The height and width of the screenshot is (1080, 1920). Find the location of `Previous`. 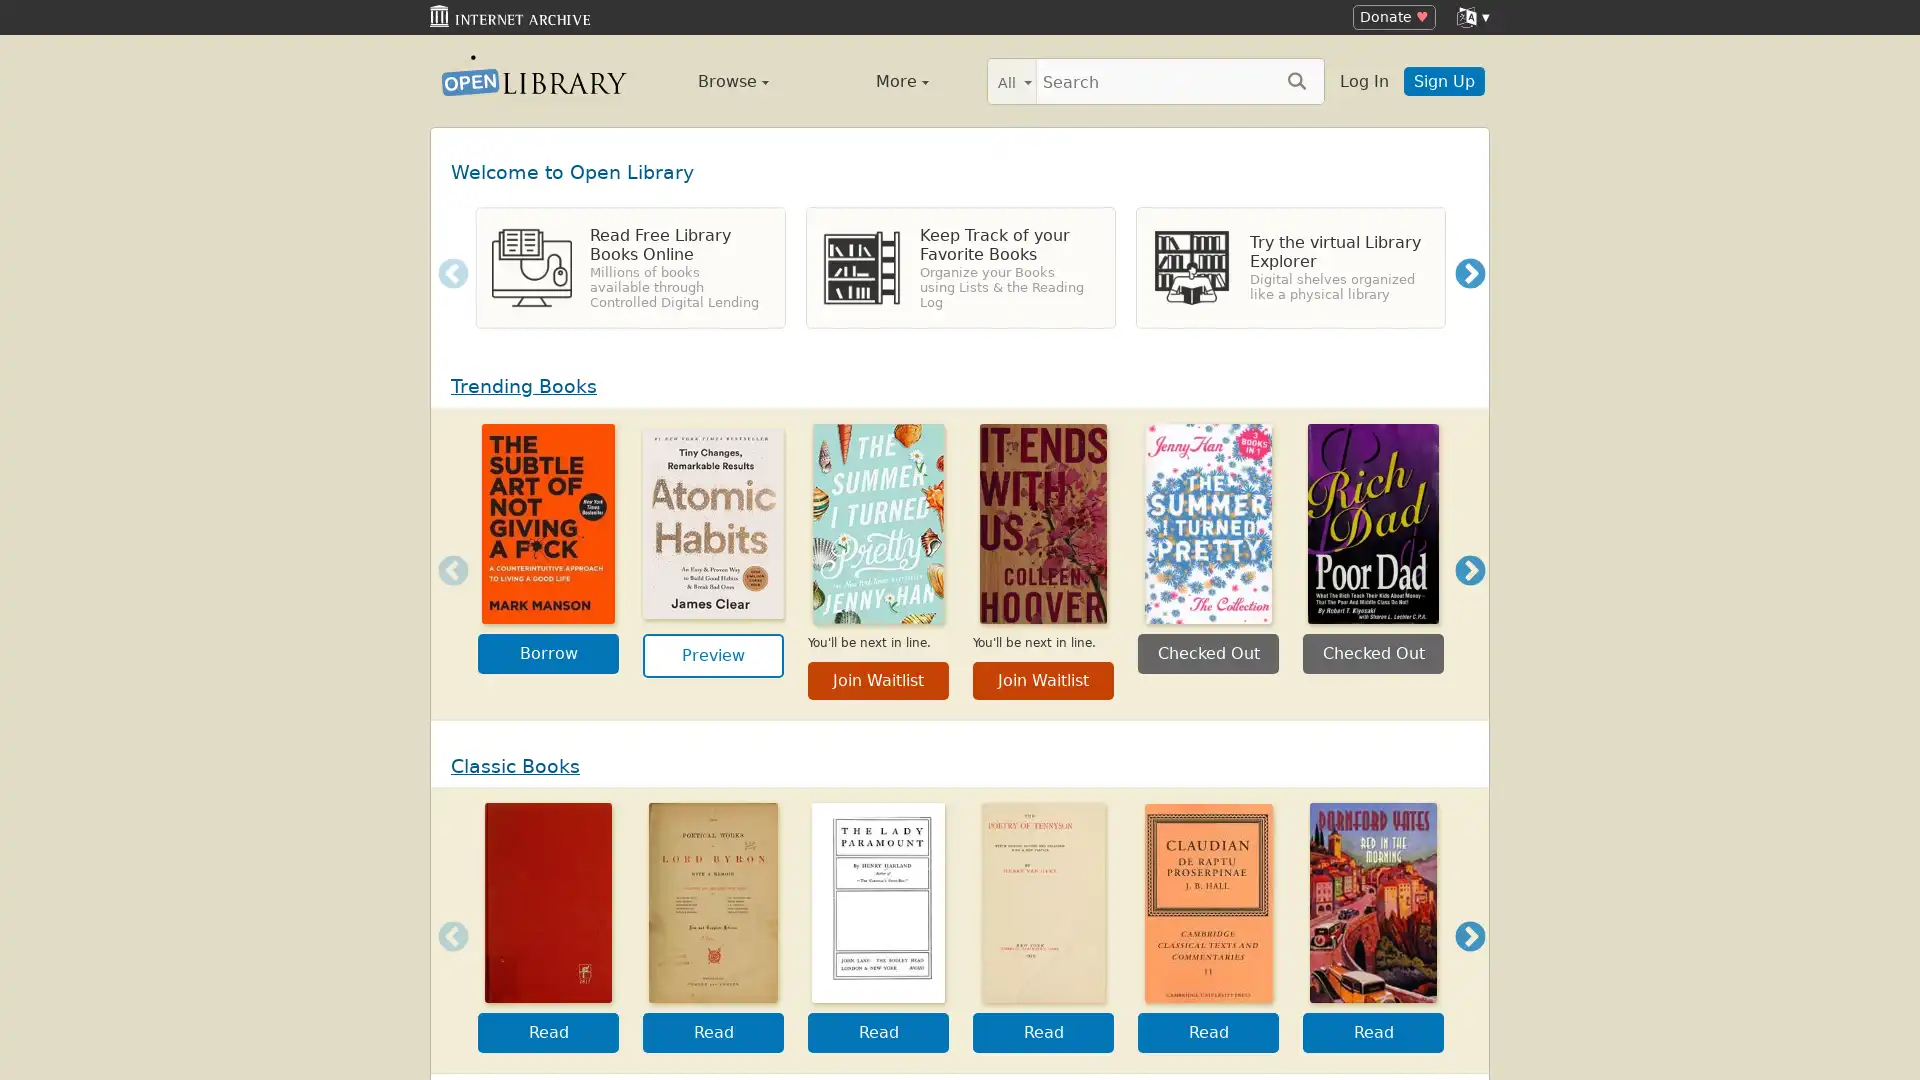

Previous is located at coordinates (445, 937).